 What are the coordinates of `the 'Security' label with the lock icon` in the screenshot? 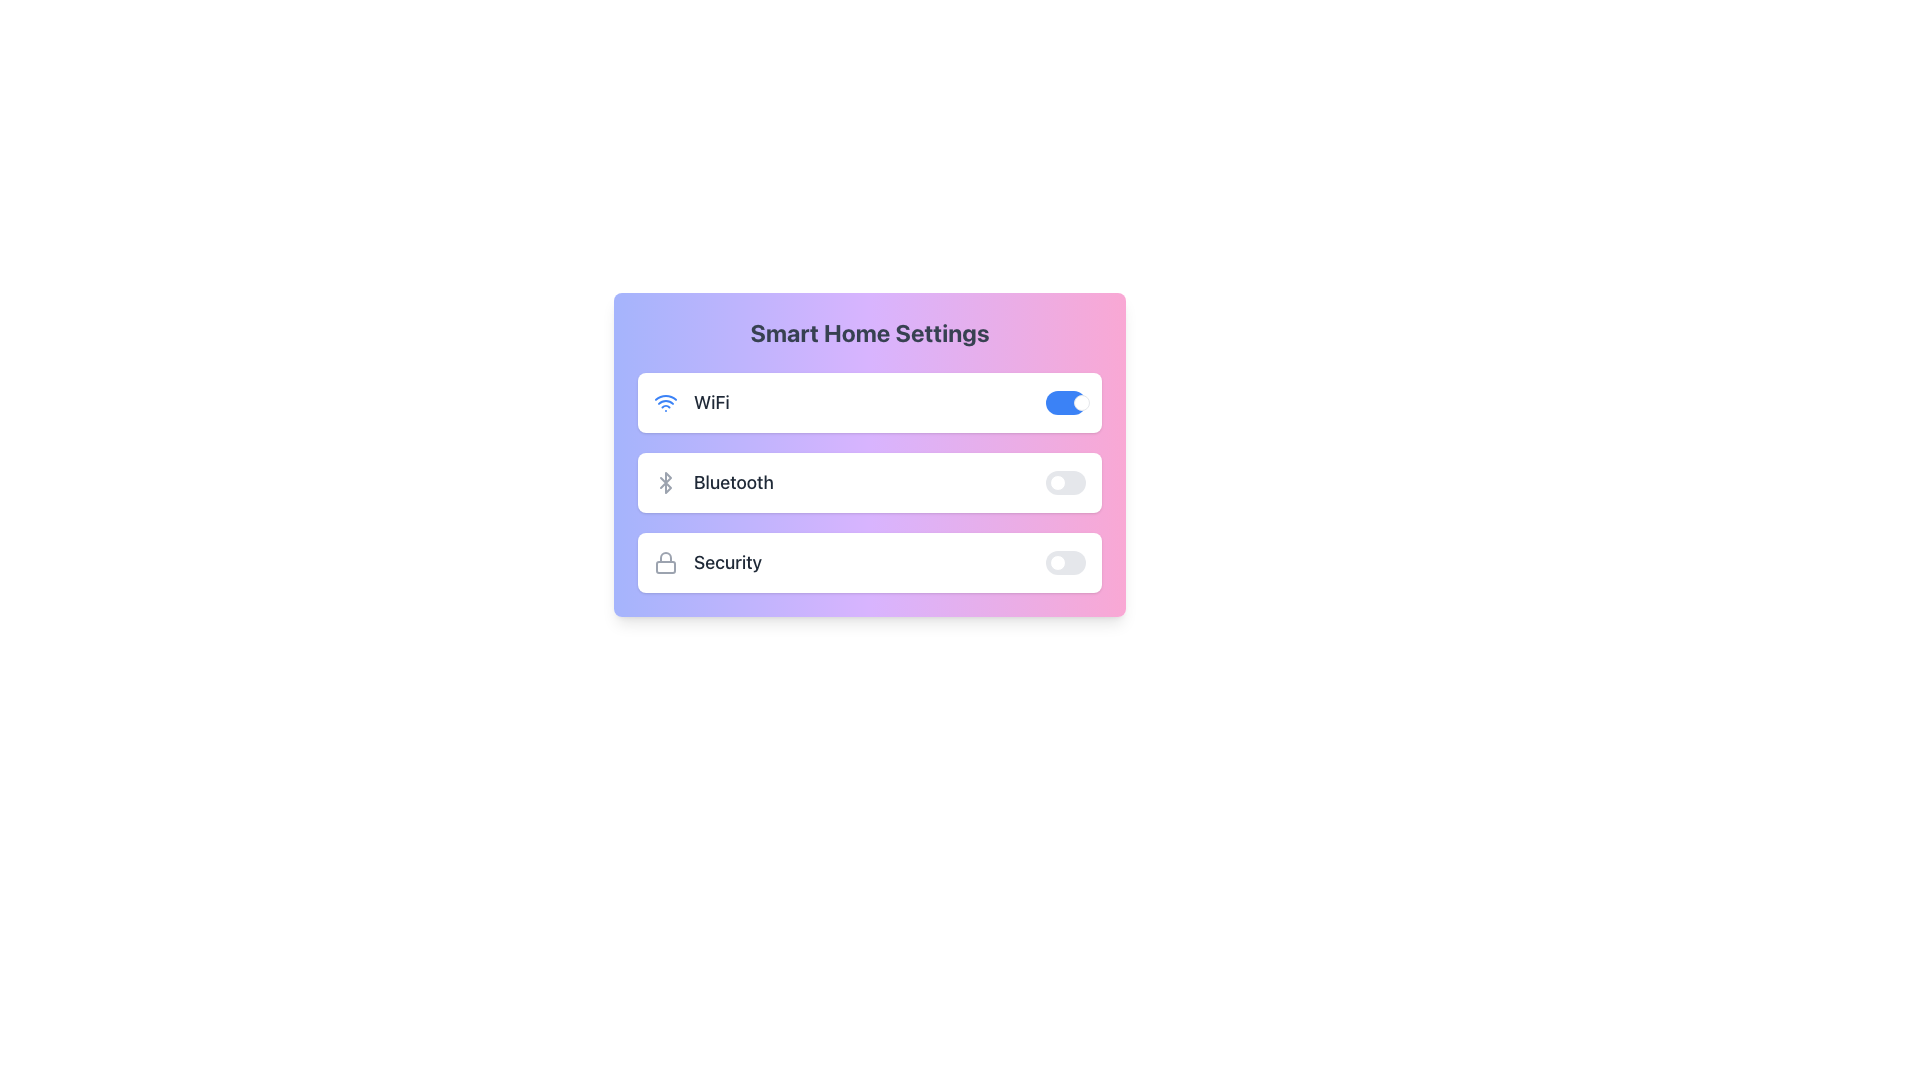 It's located at (708, 563).